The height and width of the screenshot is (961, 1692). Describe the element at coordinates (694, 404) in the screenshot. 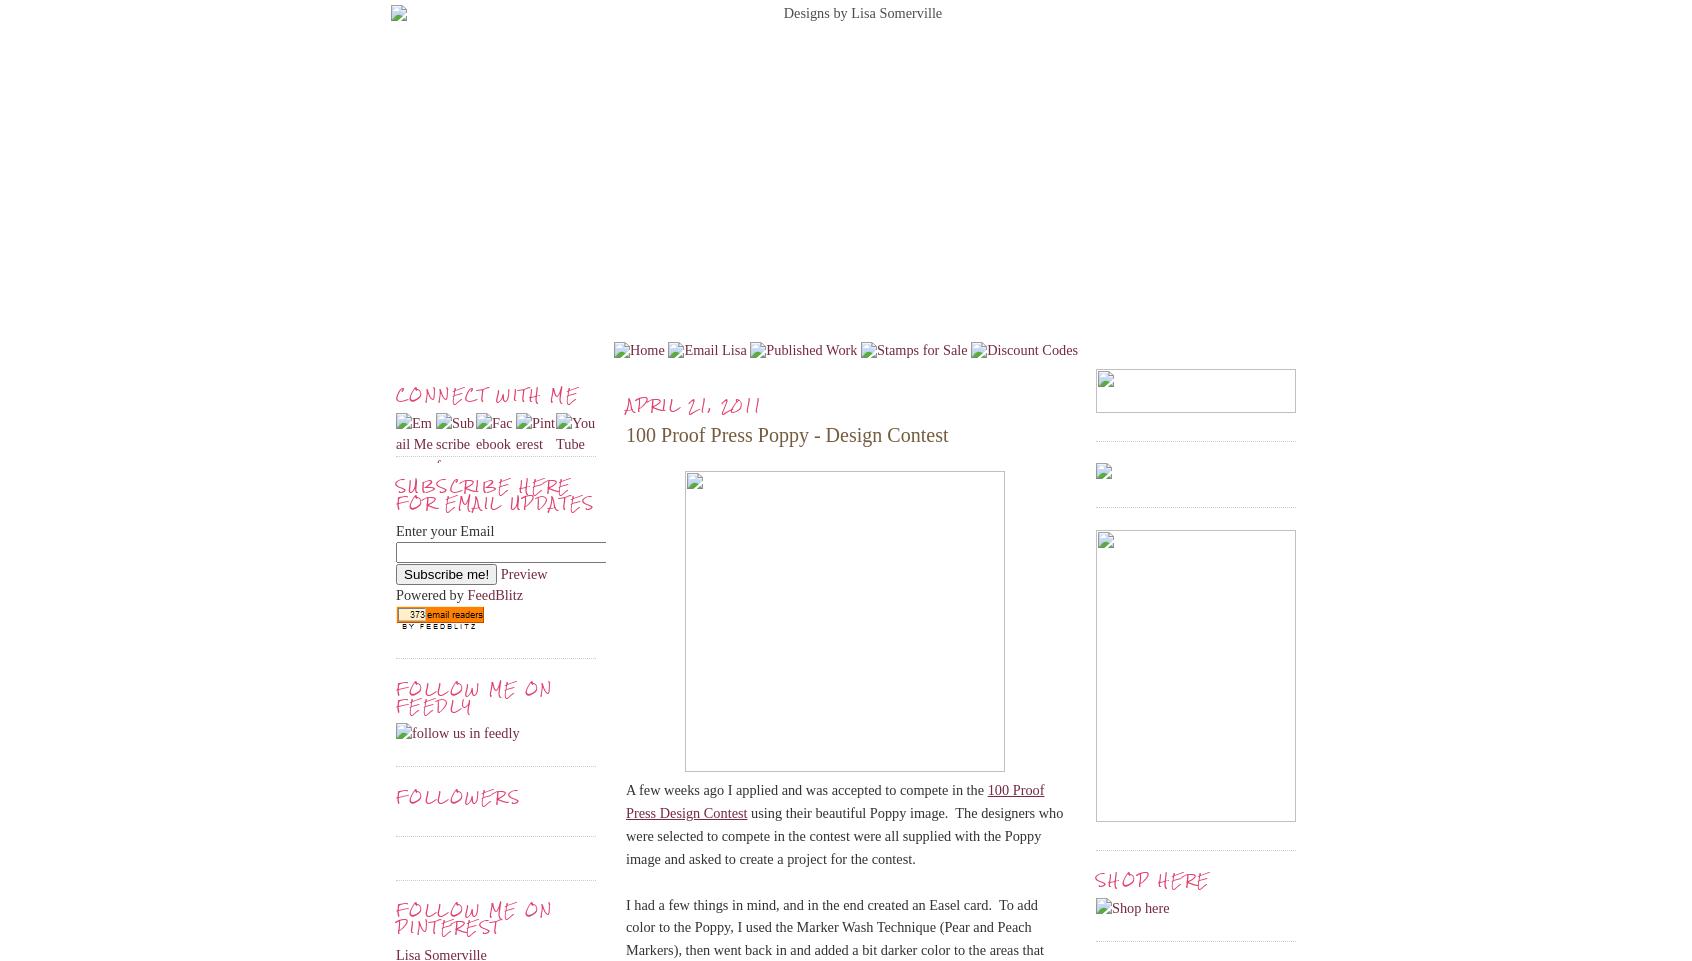

I see `'April 21, 2011'` at that location.